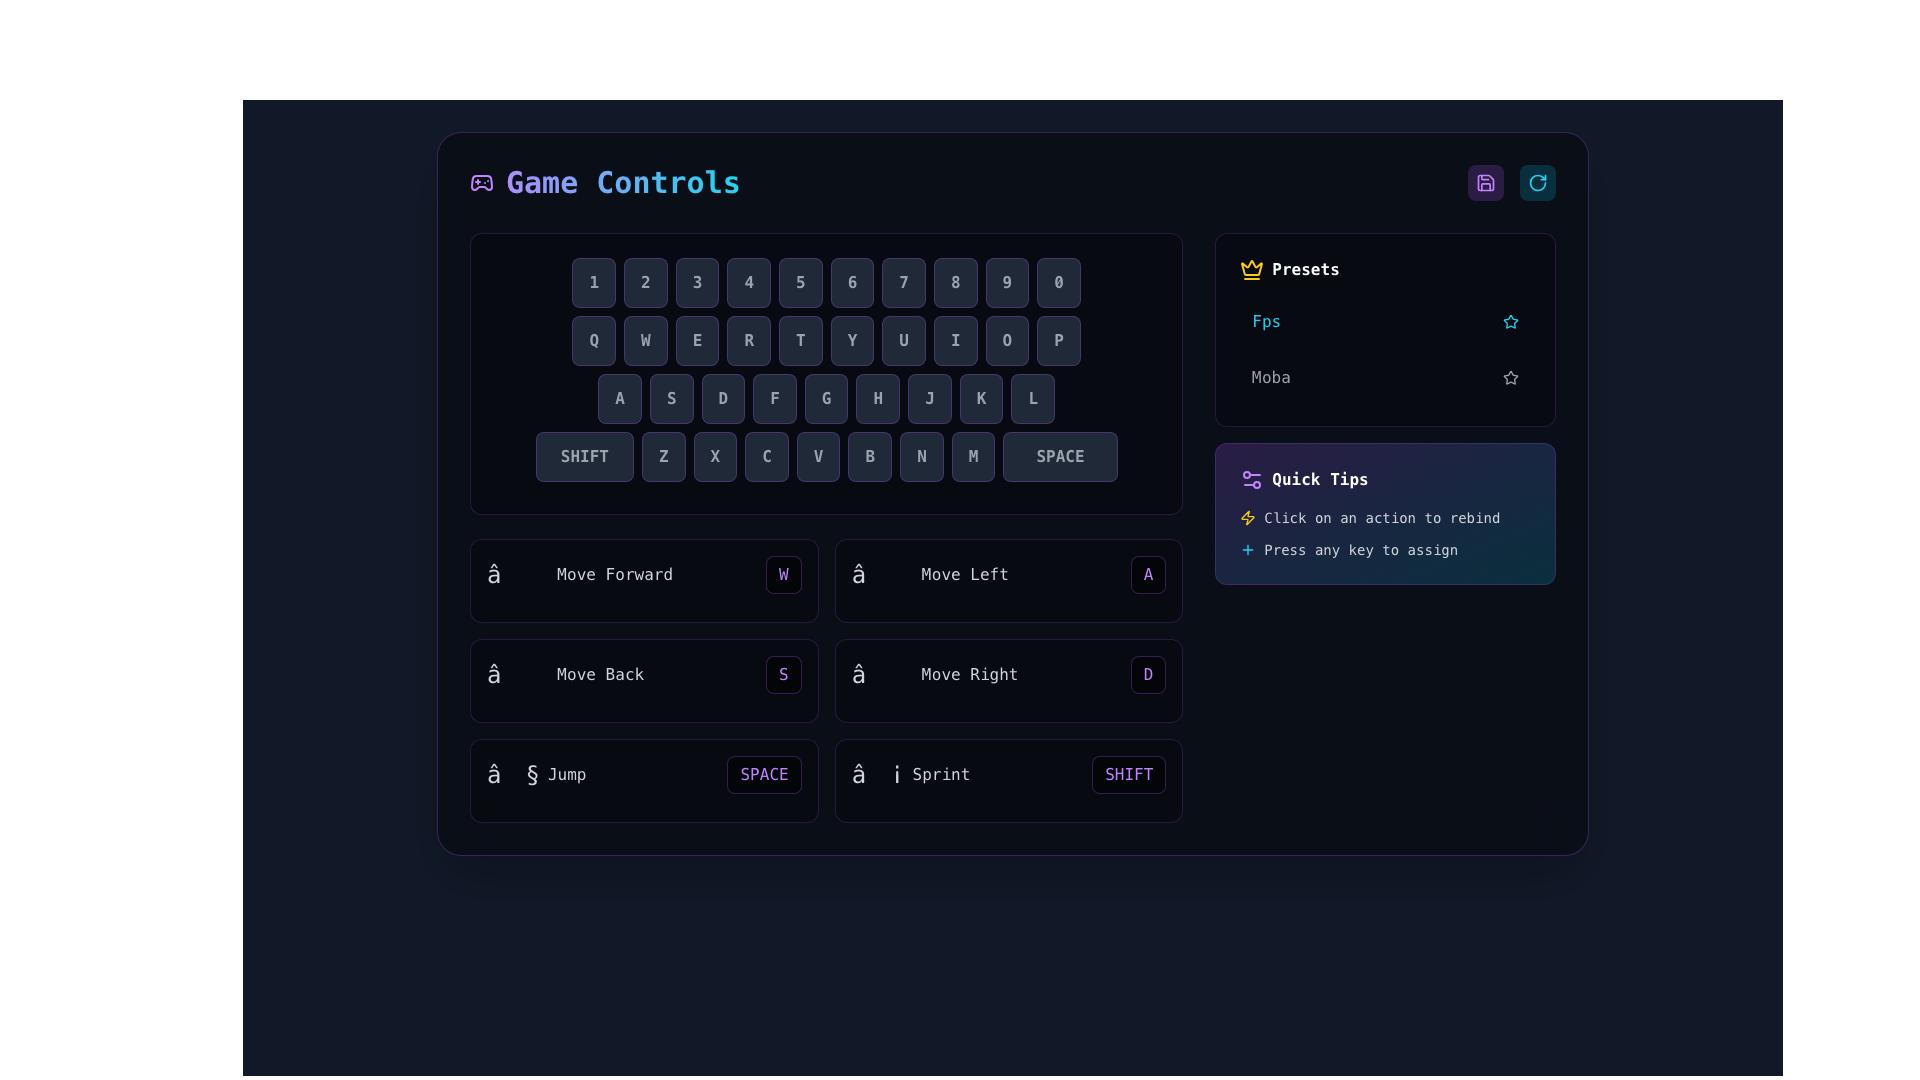 Image resolution: width=1920 pixels, height=1080 pixels. Describe the element at coordinates (852, 339) in the screenshot. I see `the 6th button from the left in the row of 'QWERTYUIOP' on the virtual keyboard layout` at that location.